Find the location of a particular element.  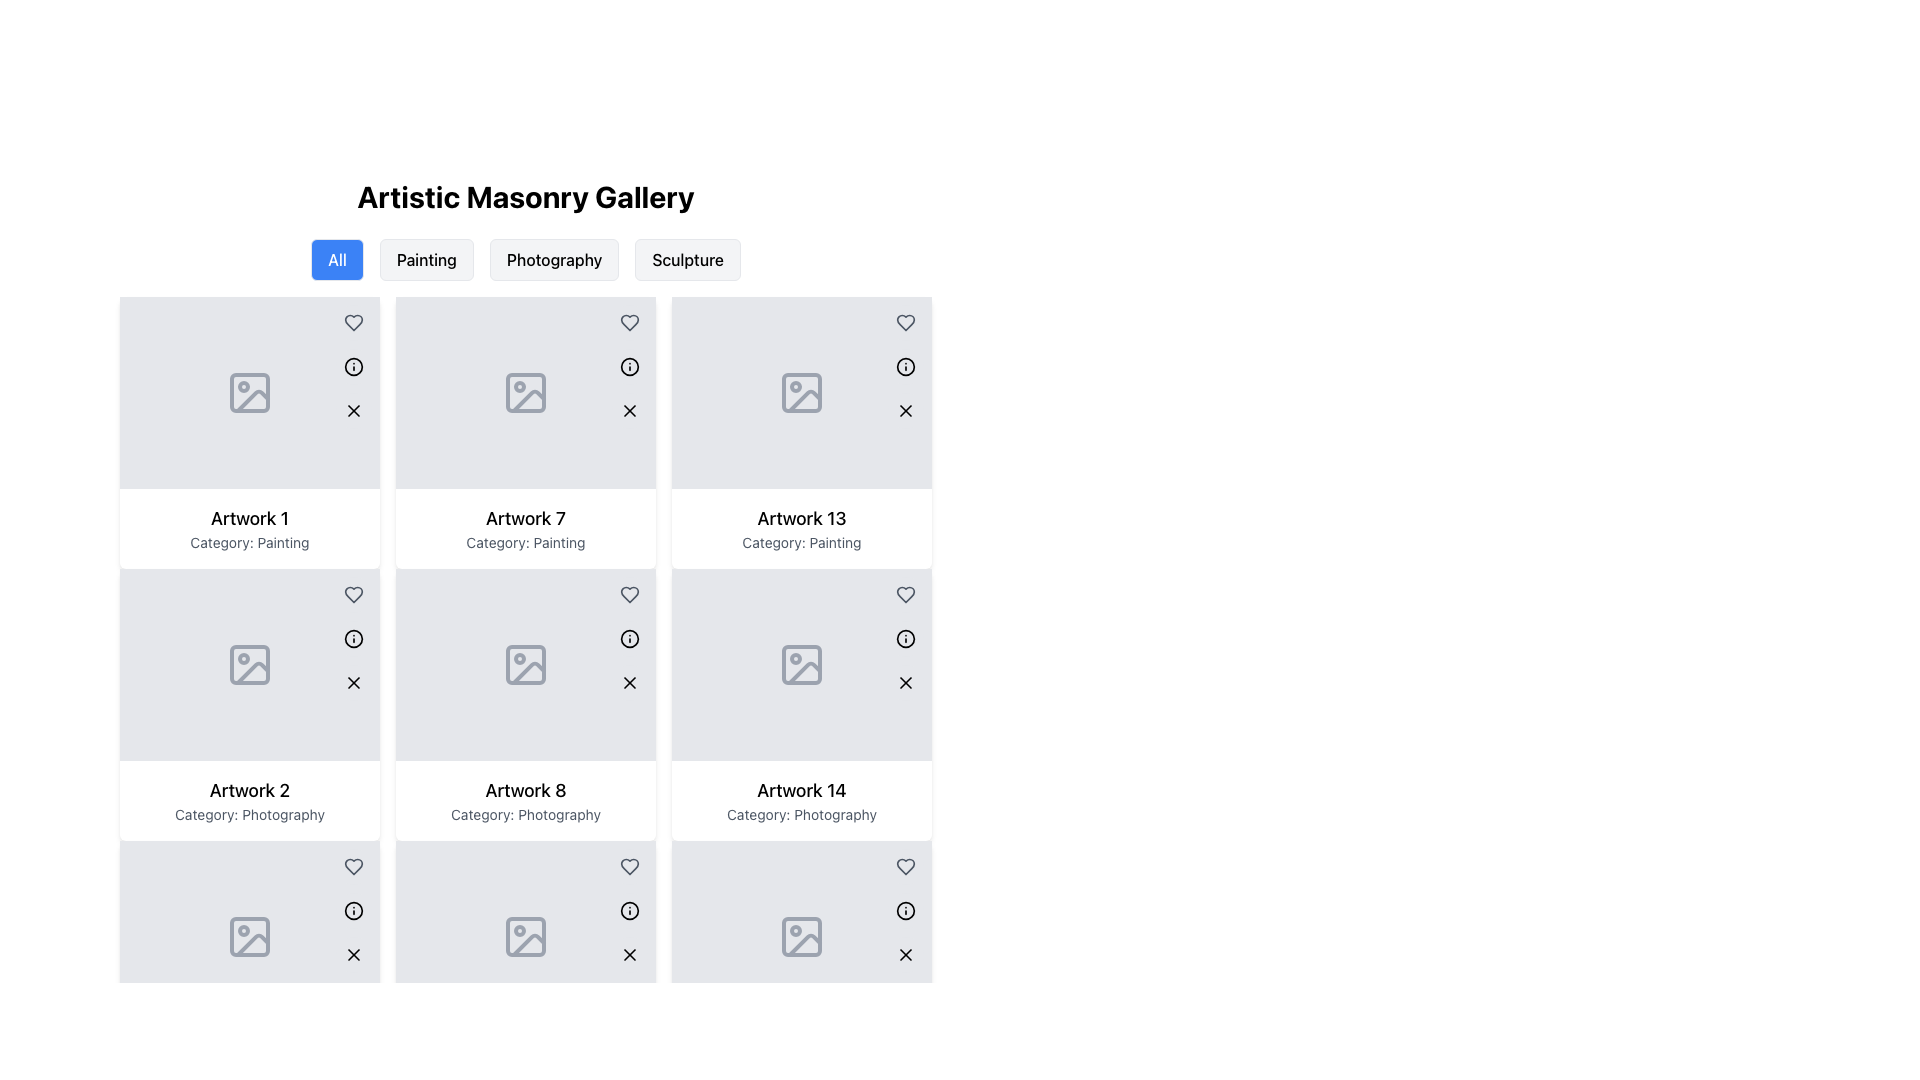

the icon representing an image within the card labeled 'Artwork 14' in the 'Artistic Masonry Gallery' is located at coordinates (801, 937).